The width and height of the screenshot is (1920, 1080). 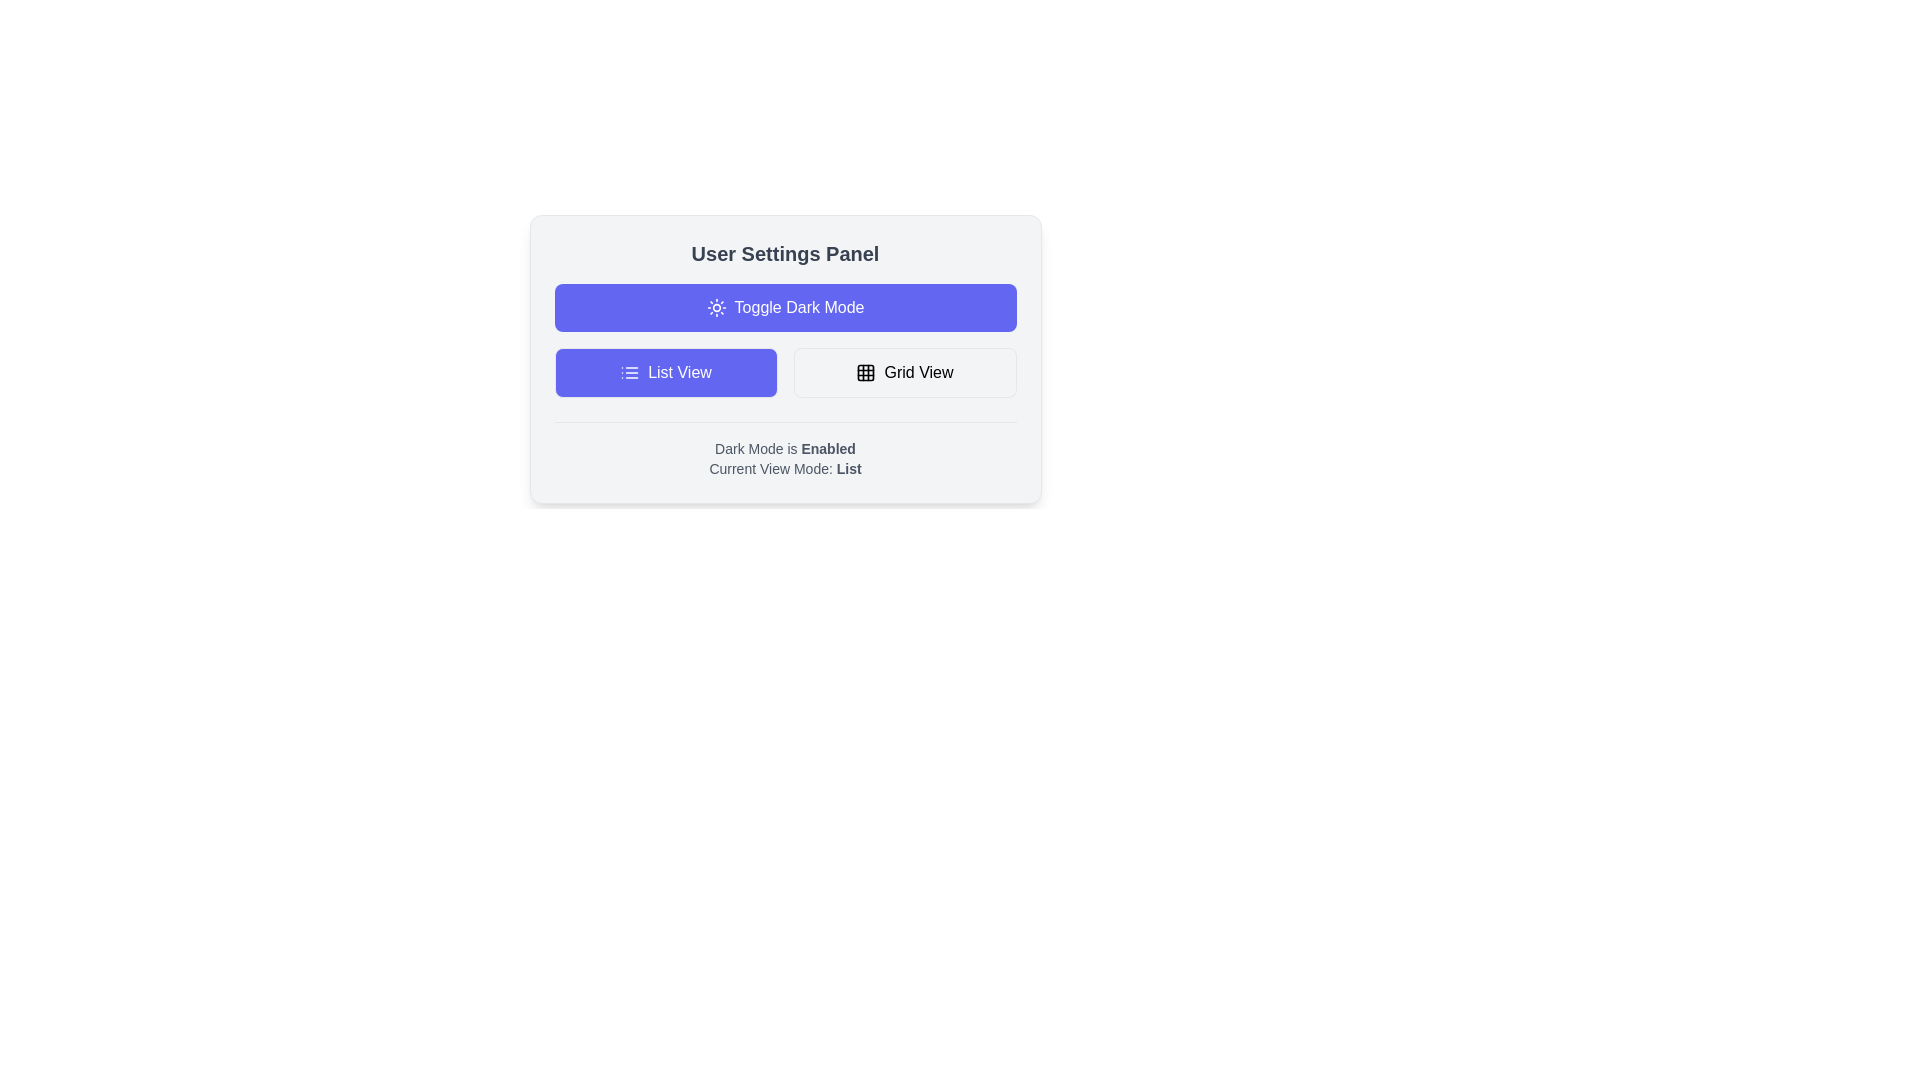 What do you see at coordinates (666, 373) in the screenshot?
I see `the 'List View' button, which is a rectangular button with rounded corners, indigo background on active state, white text, and an icon of three horizontal lines next to the text` at bounding box center [666, 373].